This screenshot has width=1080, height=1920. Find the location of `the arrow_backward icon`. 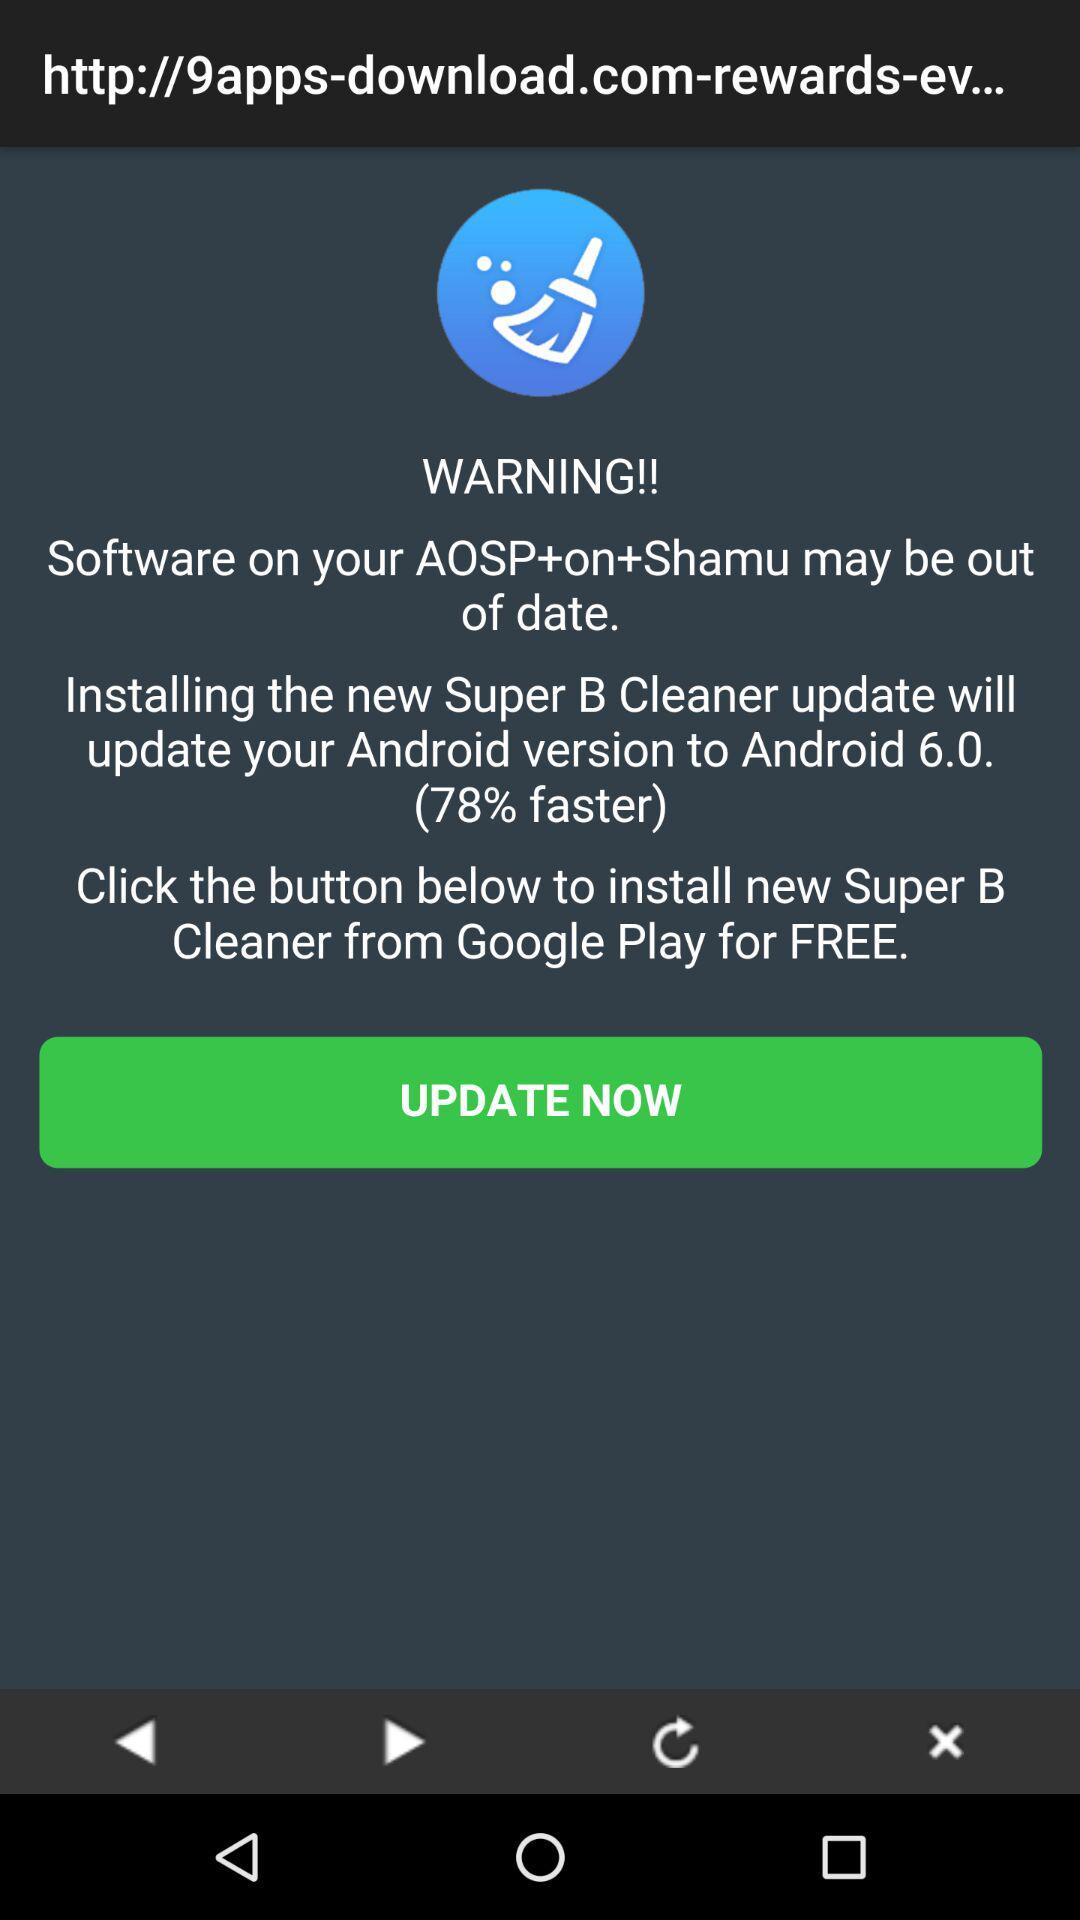

the arrow_backward icon is located at coordinates (135, 1740).